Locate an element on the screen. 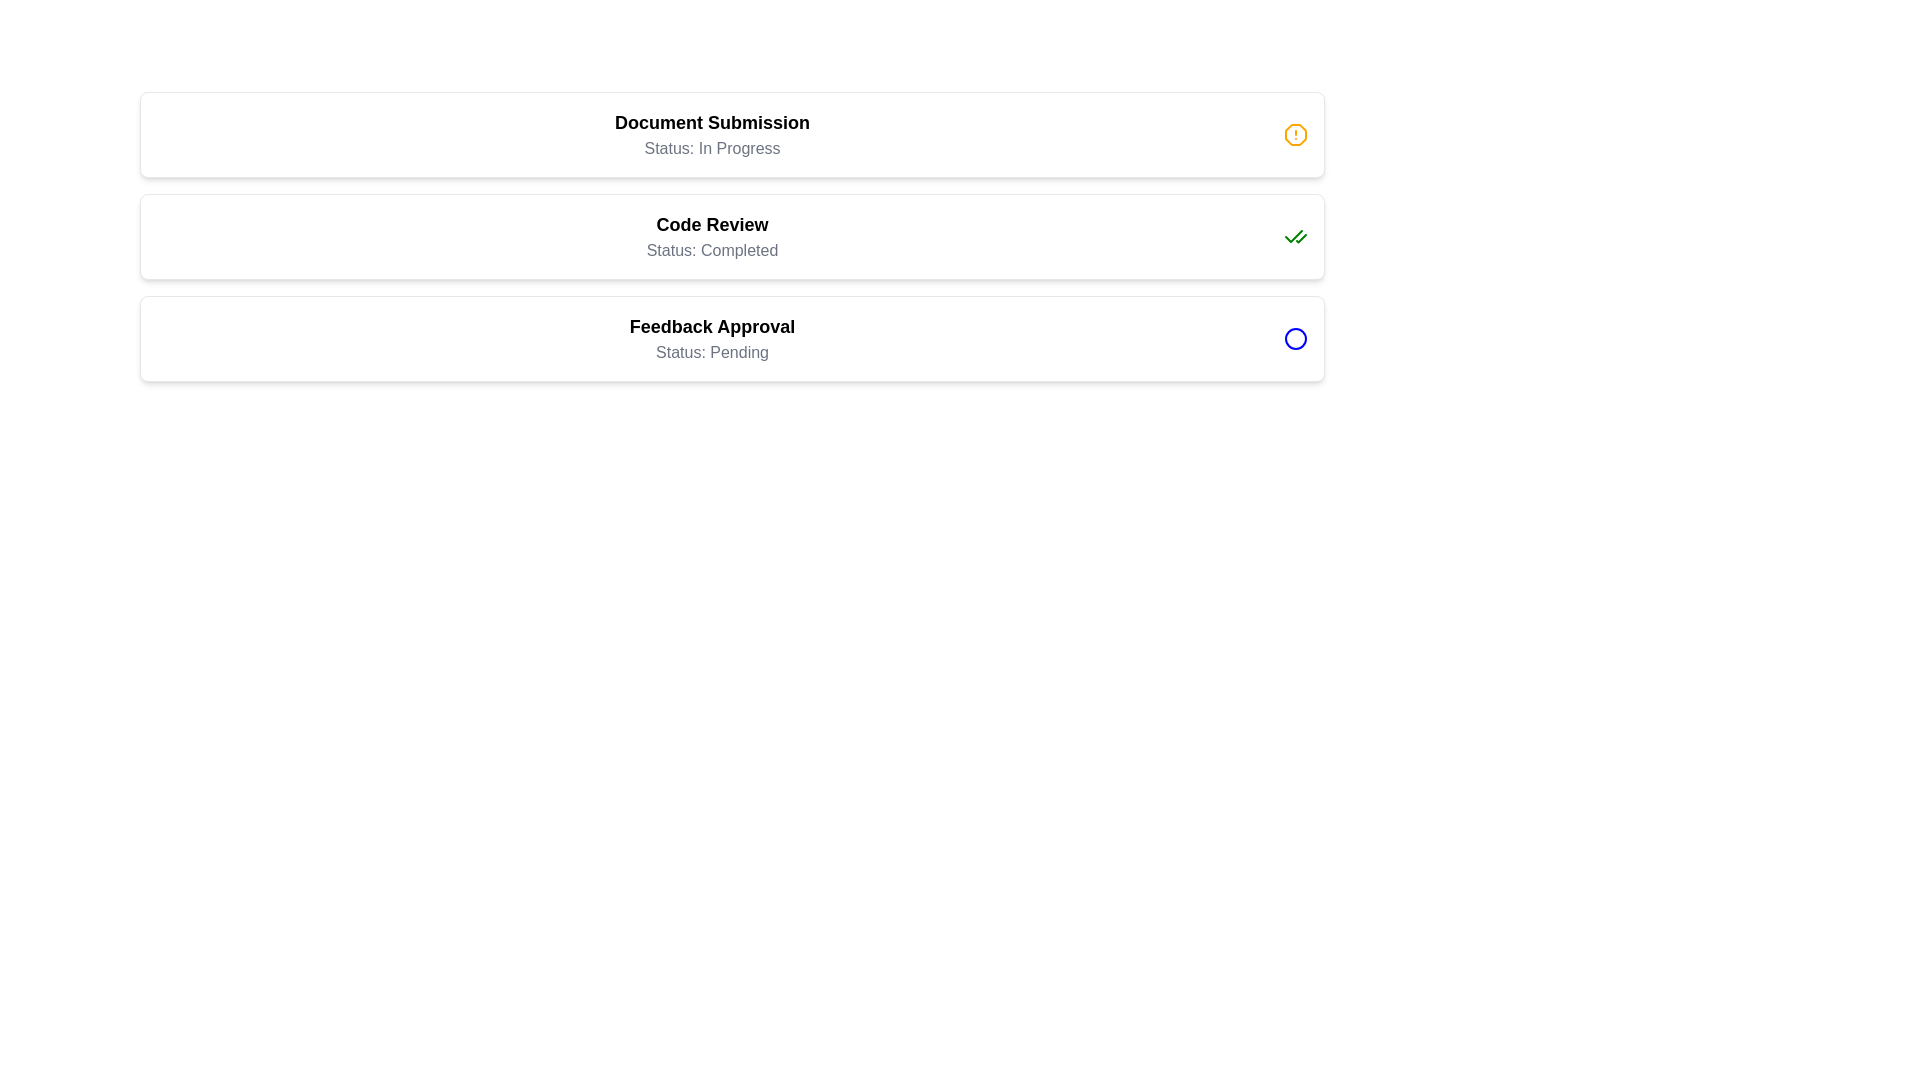 This screenshot has height=1080, width=1920. the label displaying 'Code Review' and 'Status: Completed', which is the second item in a vertical list of three elements is located at coordinates (712, 235).